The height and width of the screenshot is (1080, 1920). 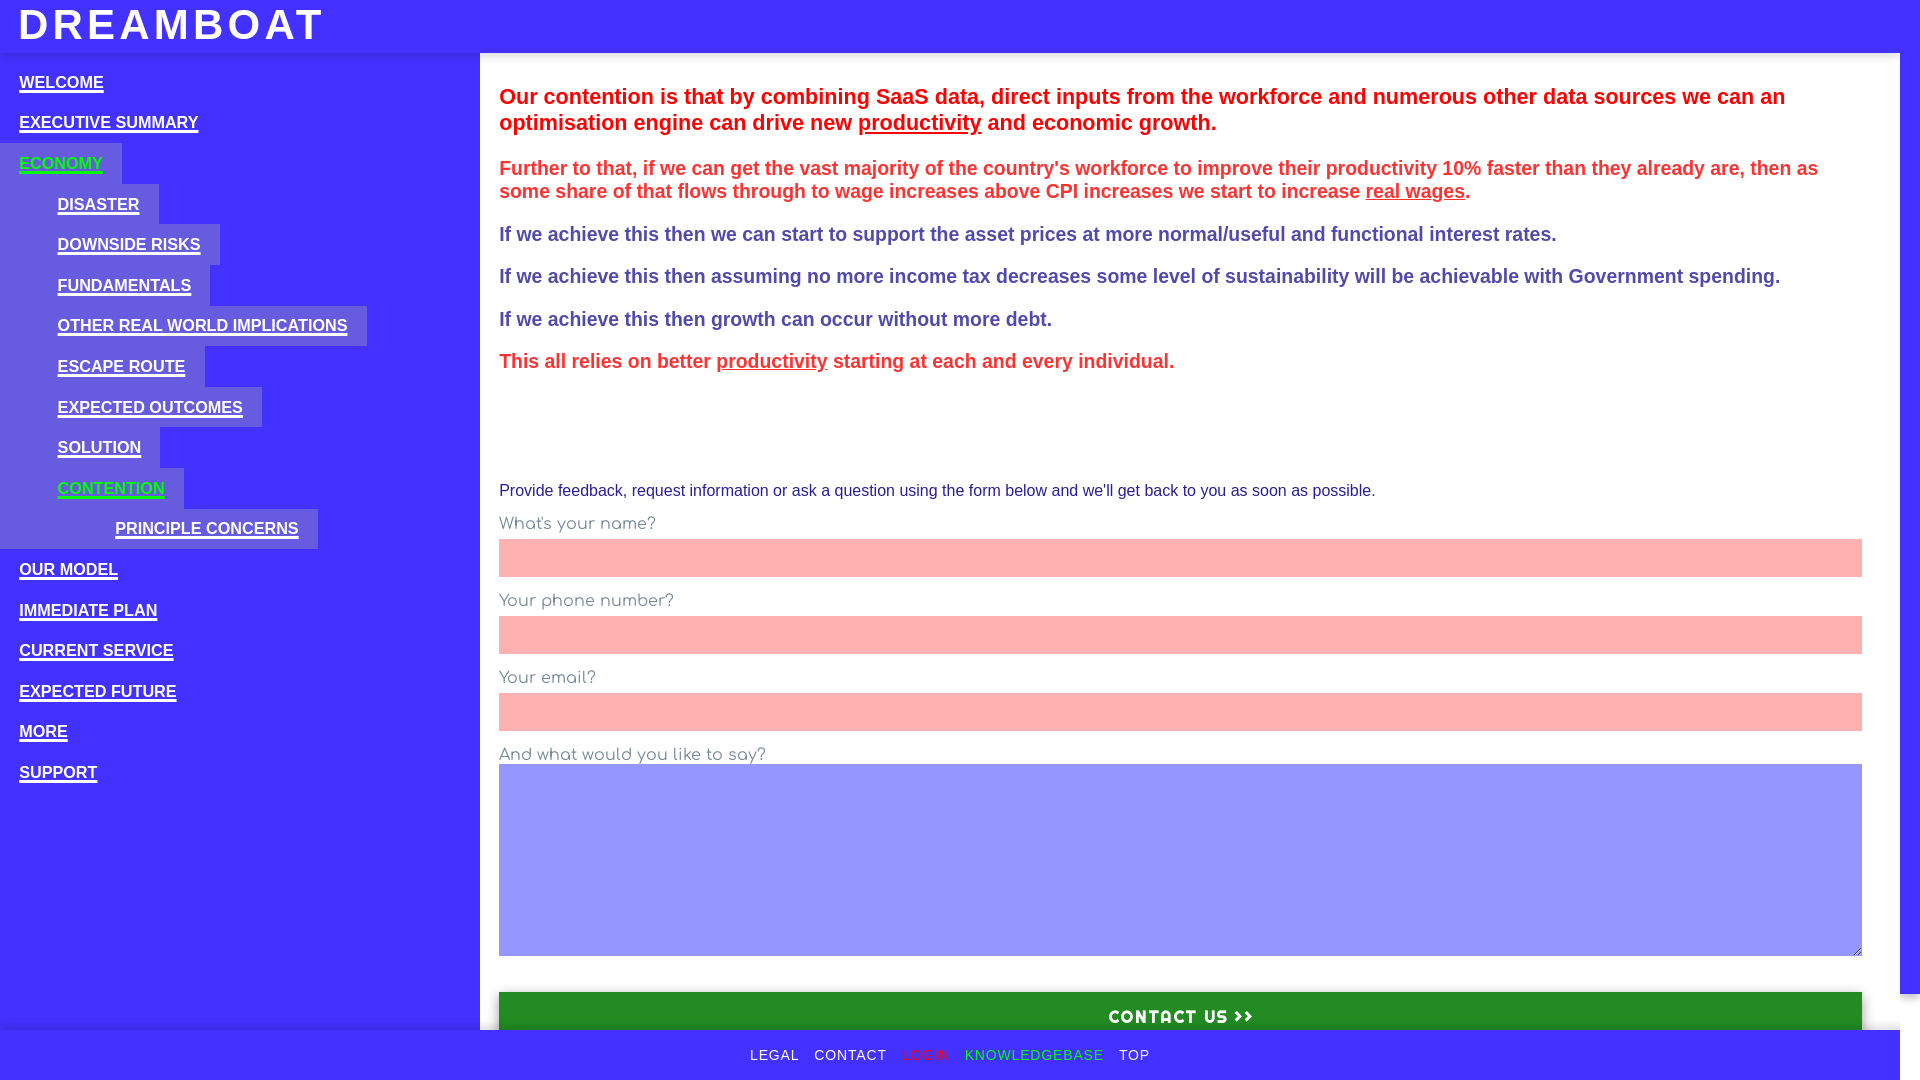 I want to click on 'OUR MODEL', so click(x=68, y=569).